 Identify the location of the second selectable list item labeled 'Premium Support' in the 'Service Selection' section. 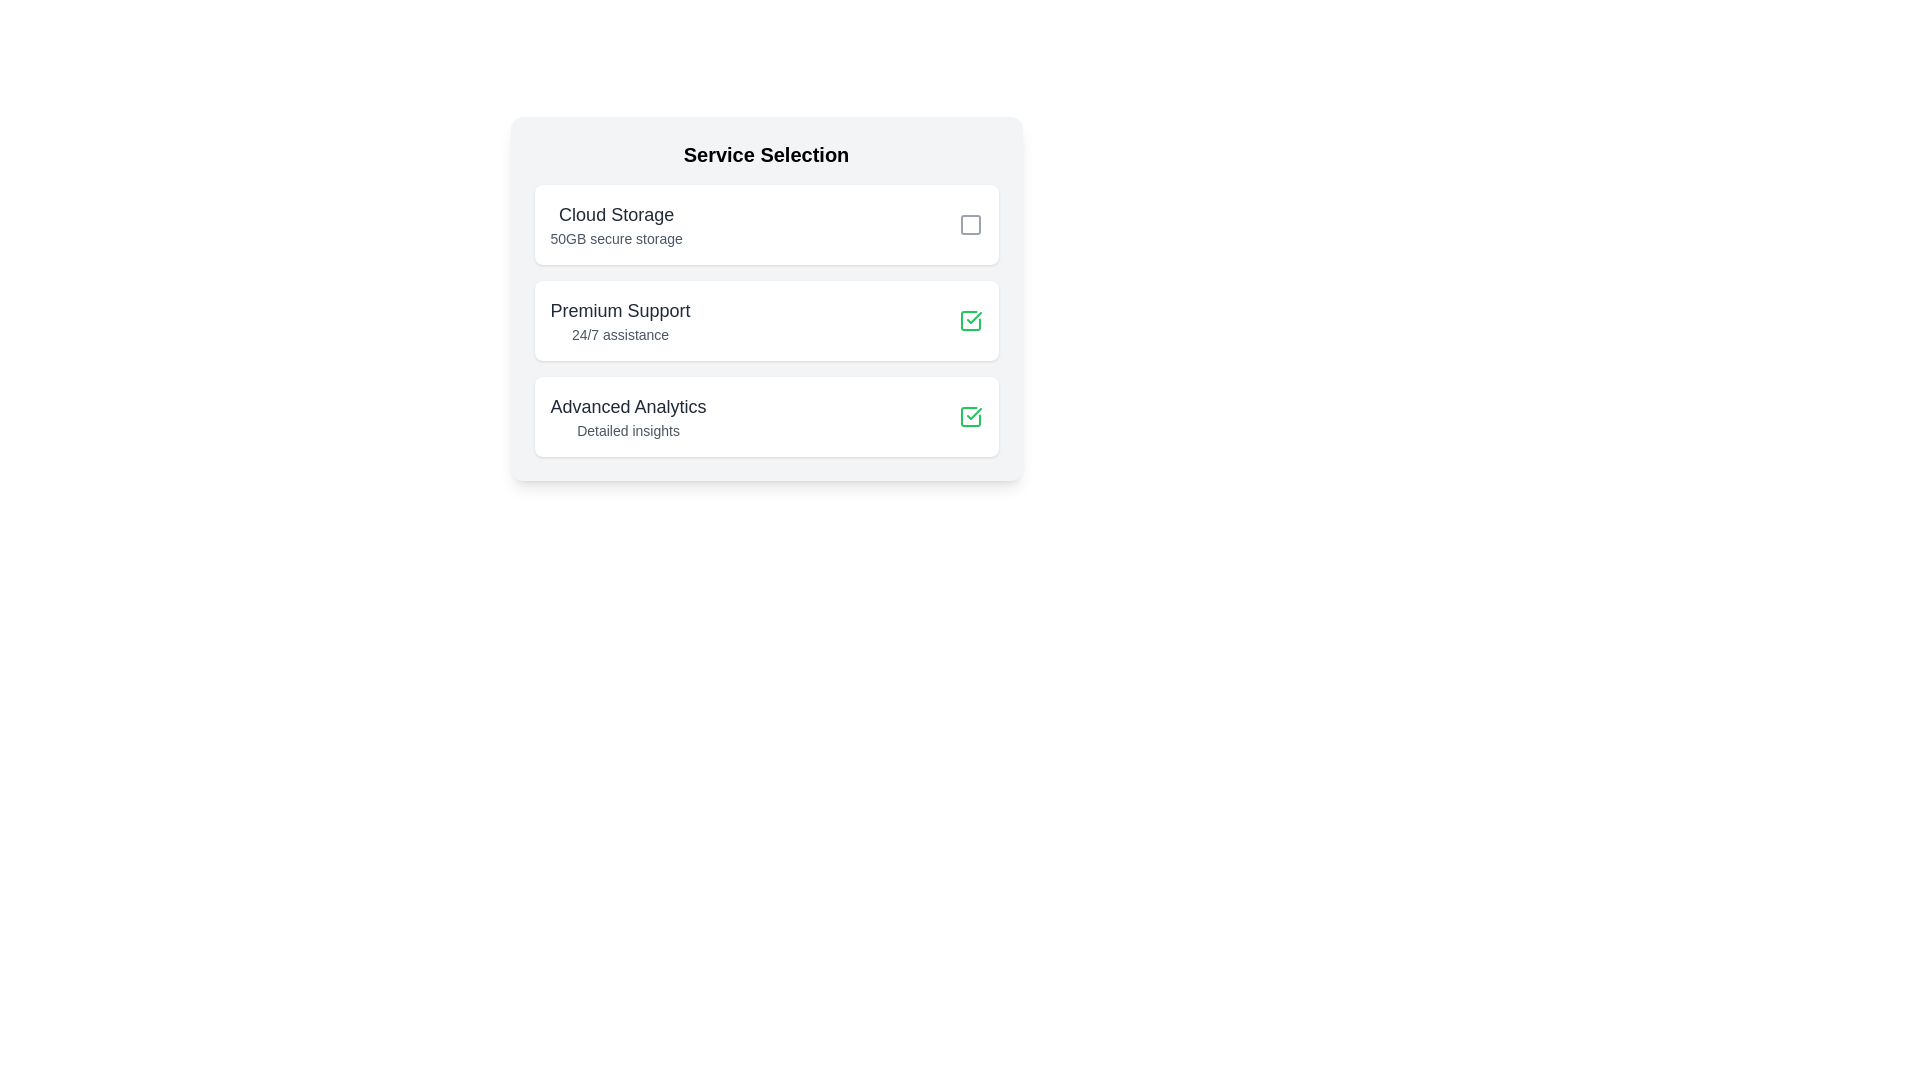
(765, 319).